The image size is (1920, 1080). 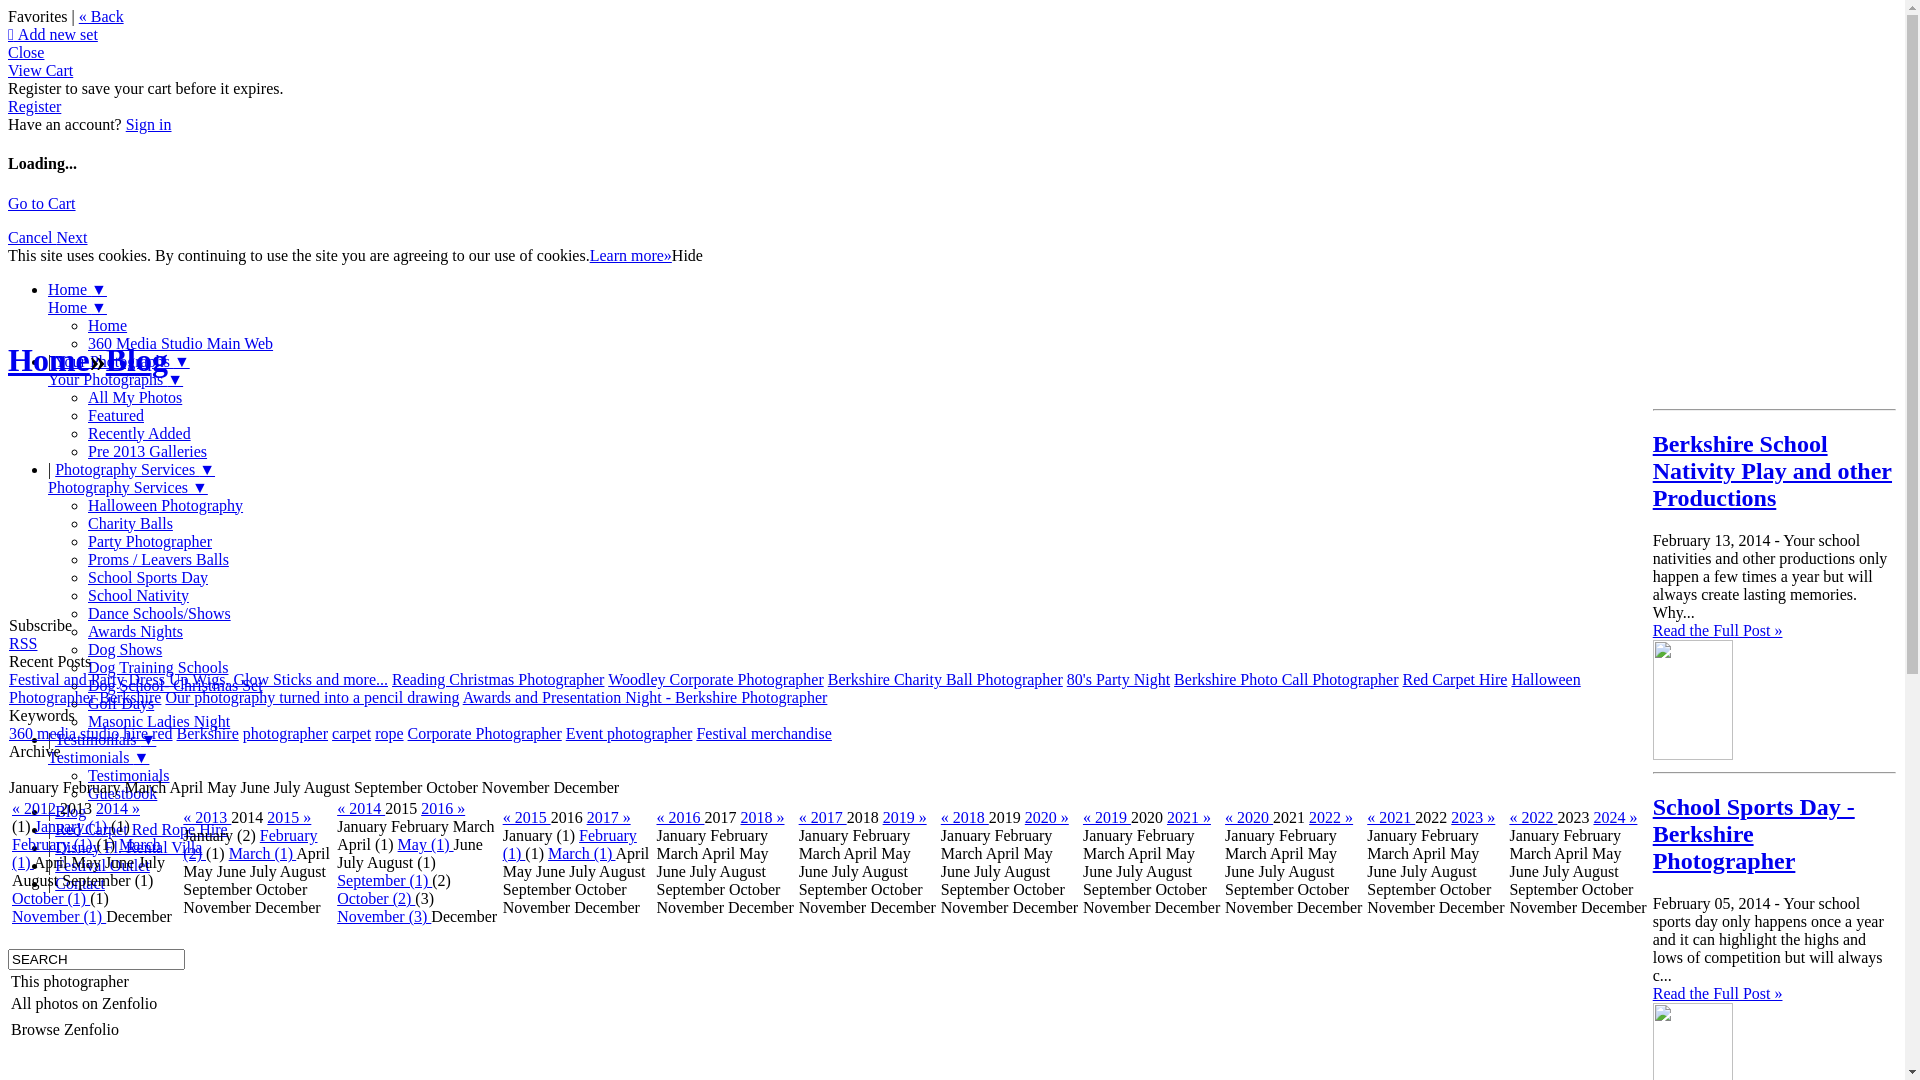 I want to click on 'Dog Training Schools', so click(x=157, y=667).